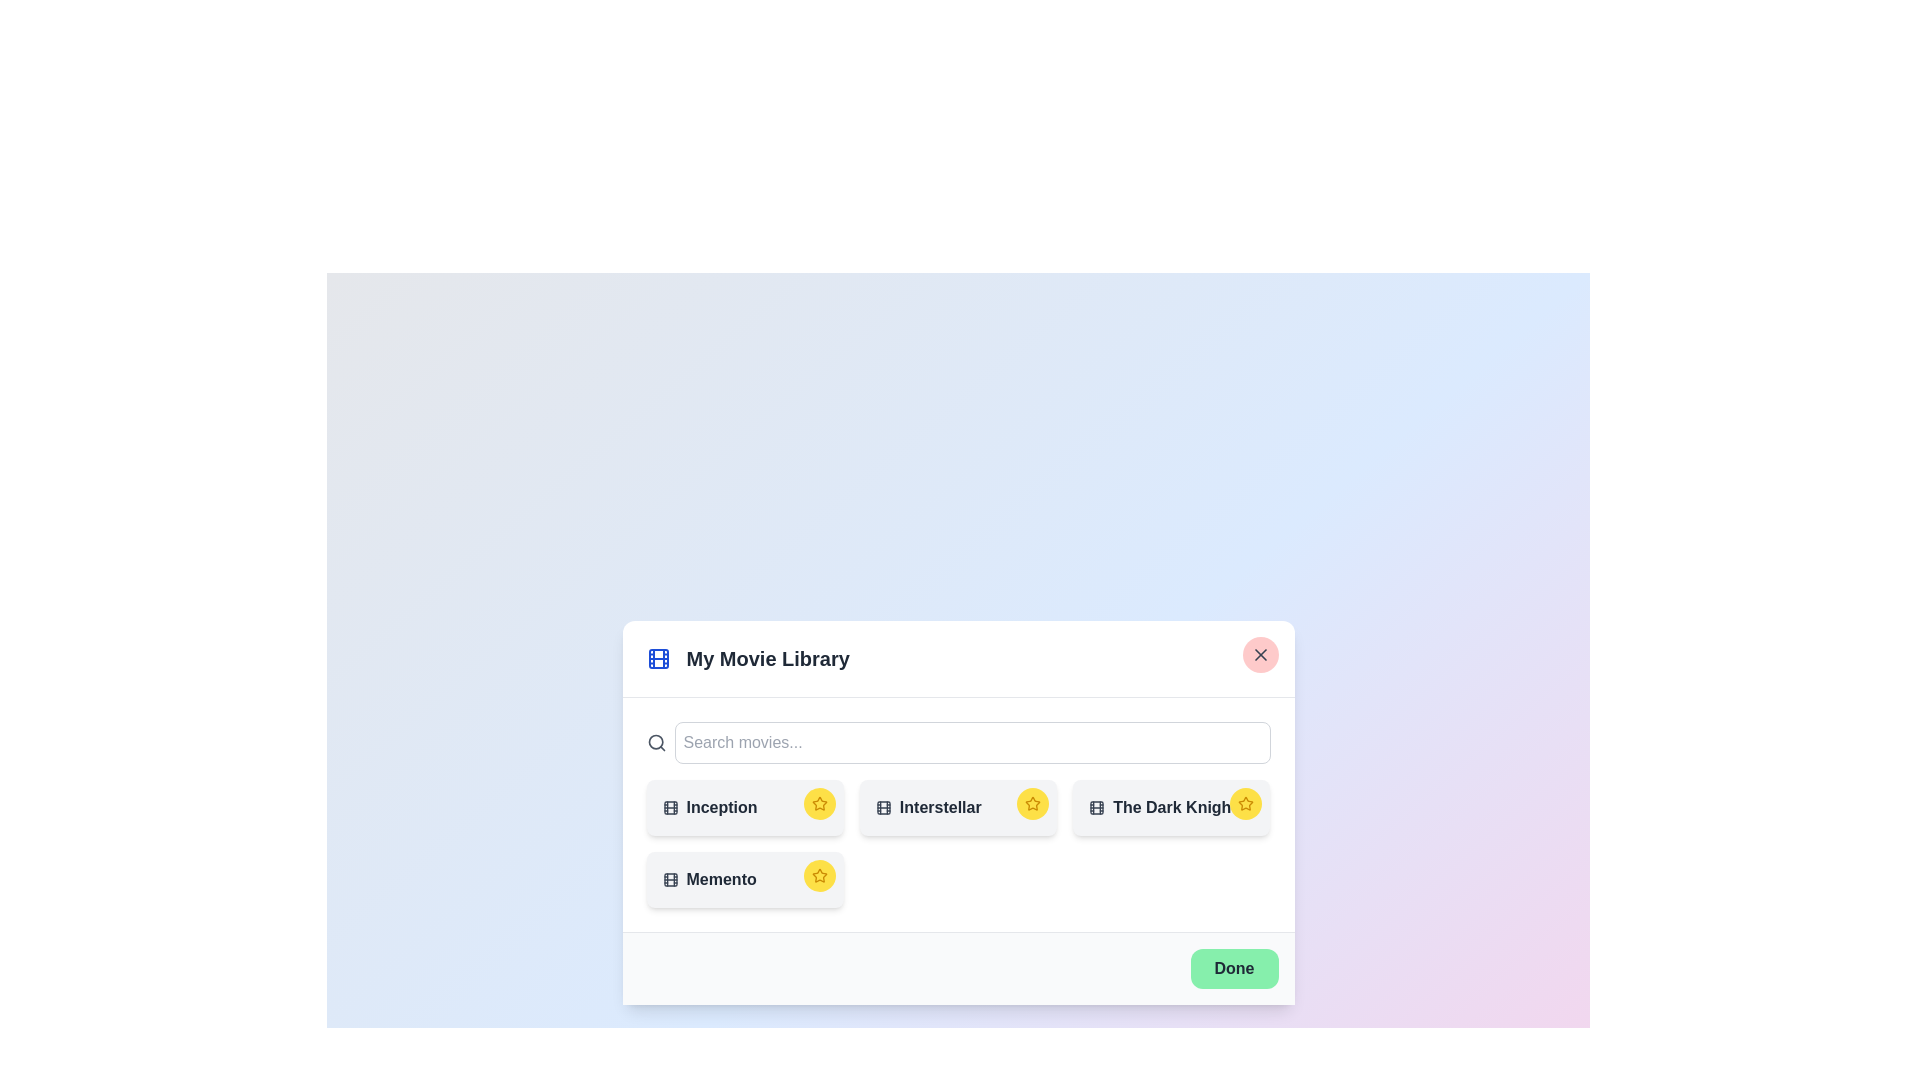 The image size is (1920, 1080). I want to click on the yellow star-shaped icon in the movie selection interface under 'My Movie Library' to express selection or rating, so click(819, 802).